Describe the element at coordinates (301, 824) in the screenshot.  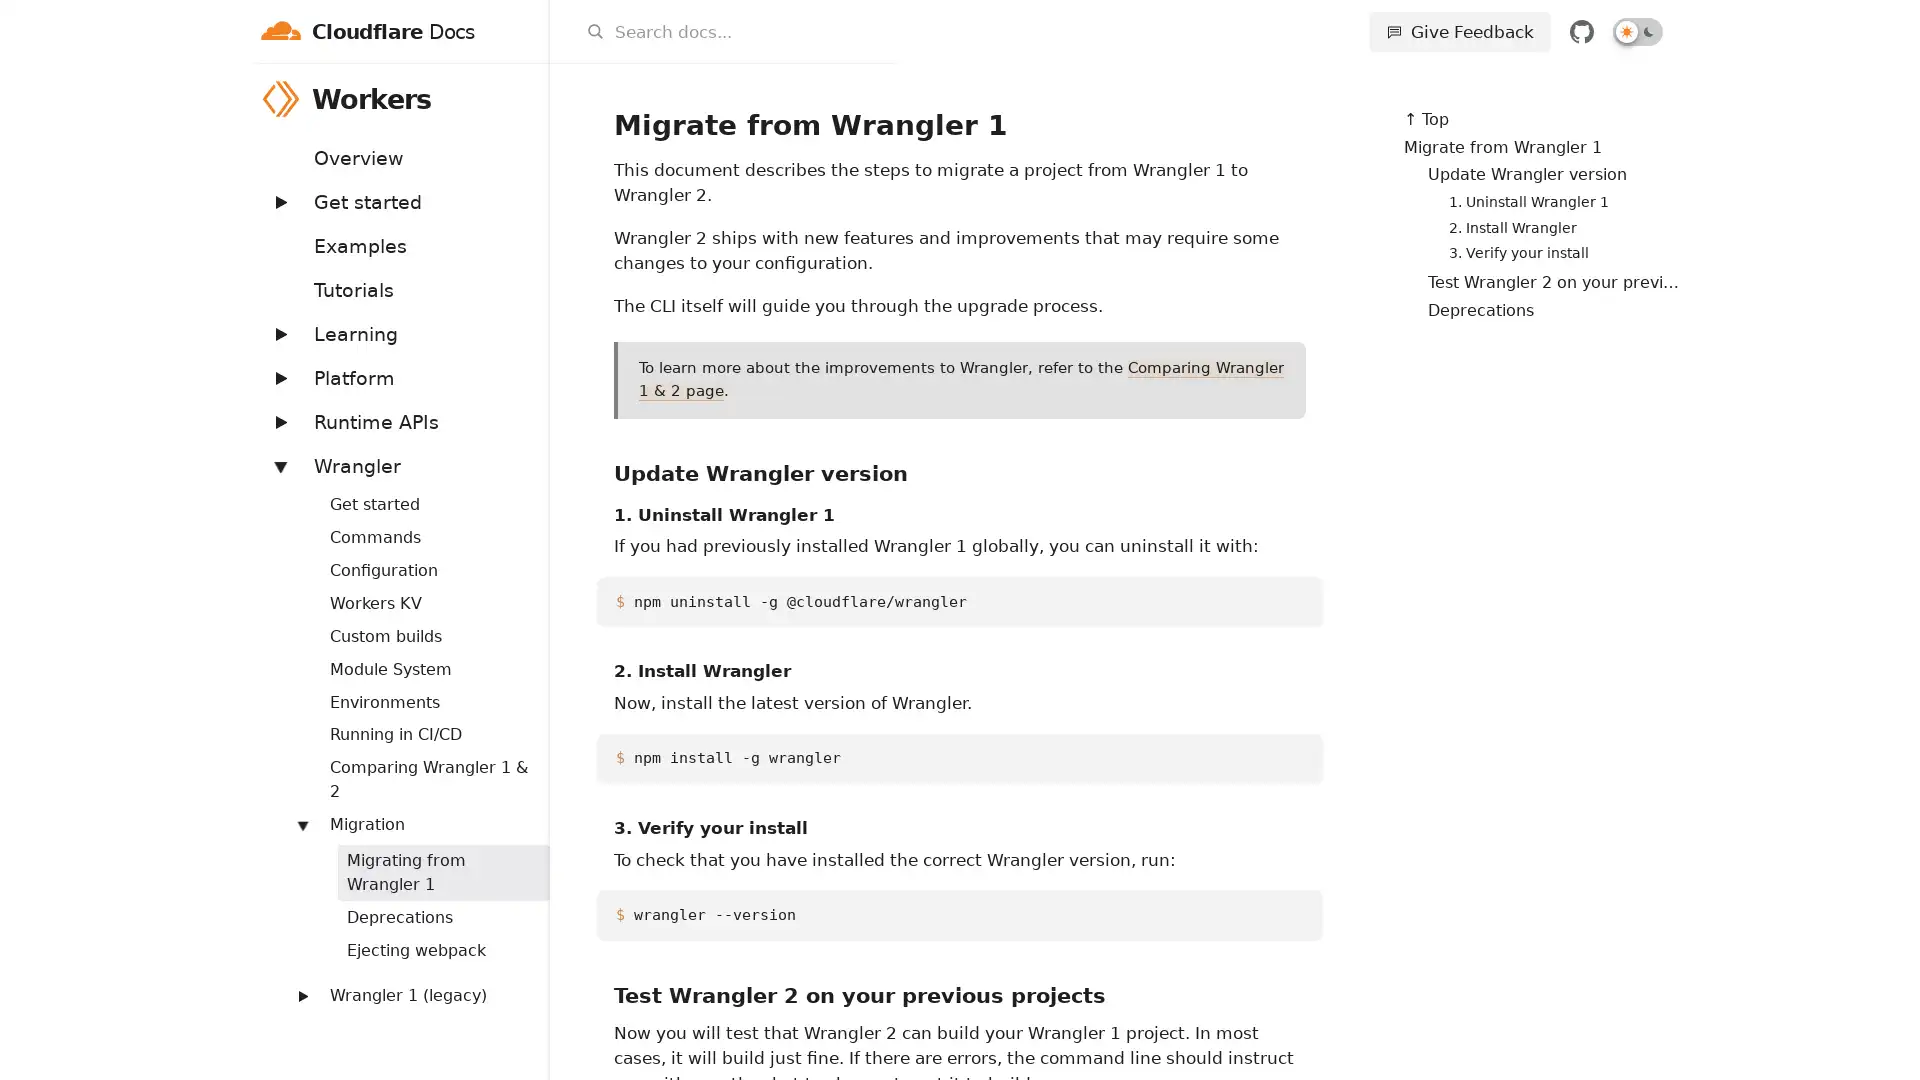
I see `Expand: Migration` at that location.